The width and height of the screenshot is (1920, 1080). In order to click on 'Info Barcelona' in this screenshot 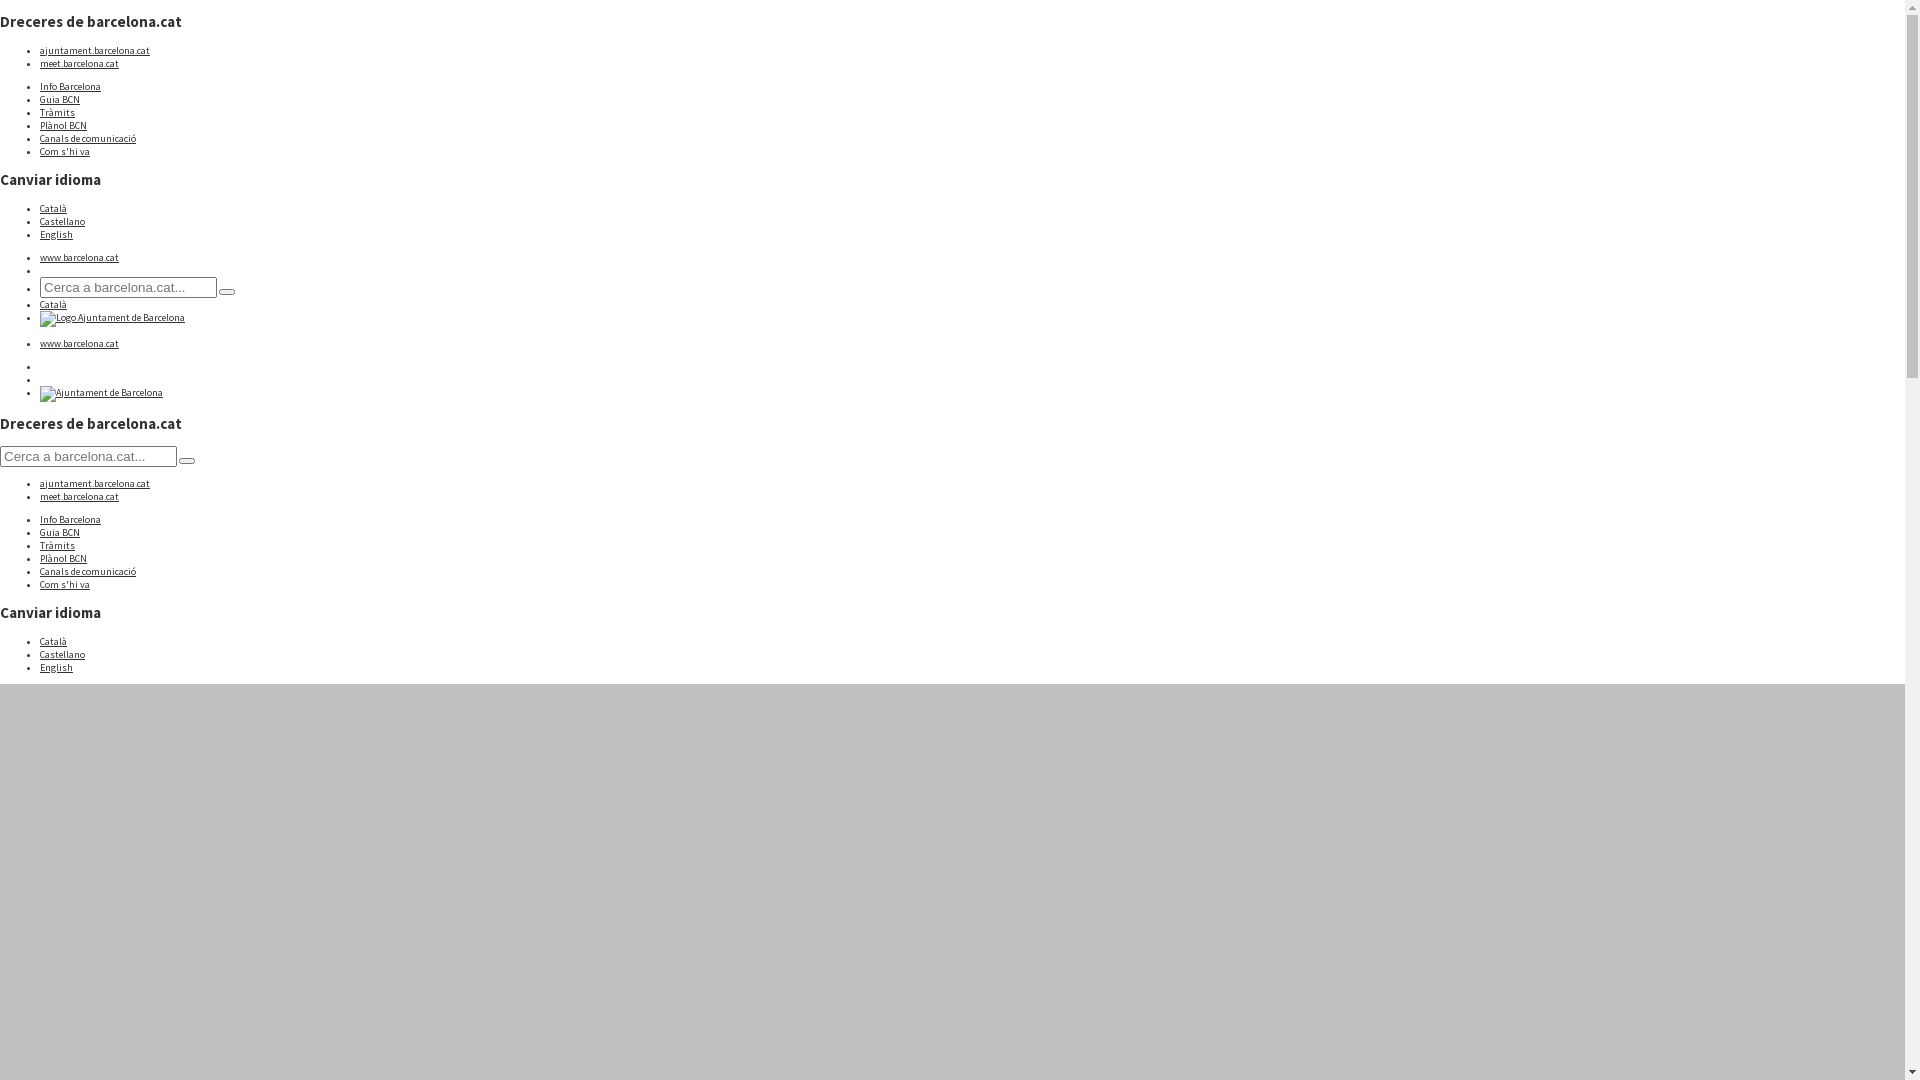, I will do `click(70, 518)`.